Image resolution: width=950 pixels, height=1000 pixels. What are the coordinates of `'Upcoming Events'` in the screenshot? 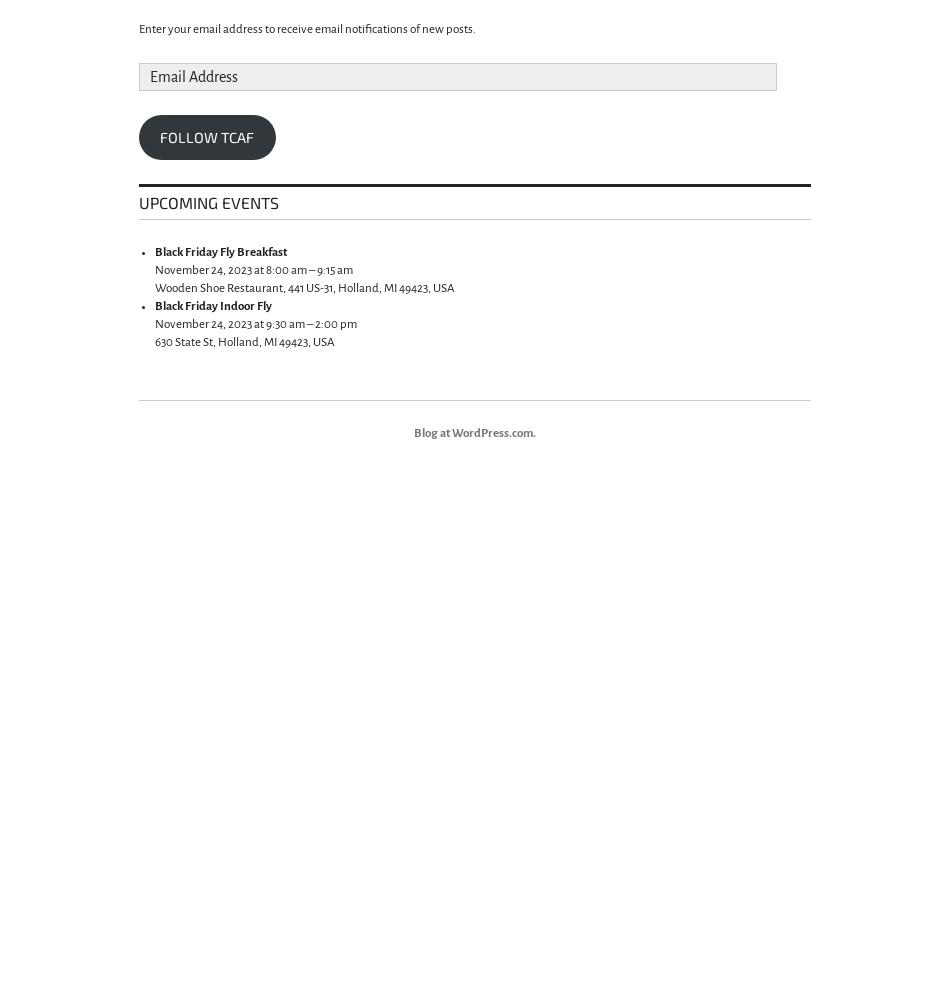 It's located at (209, 201).